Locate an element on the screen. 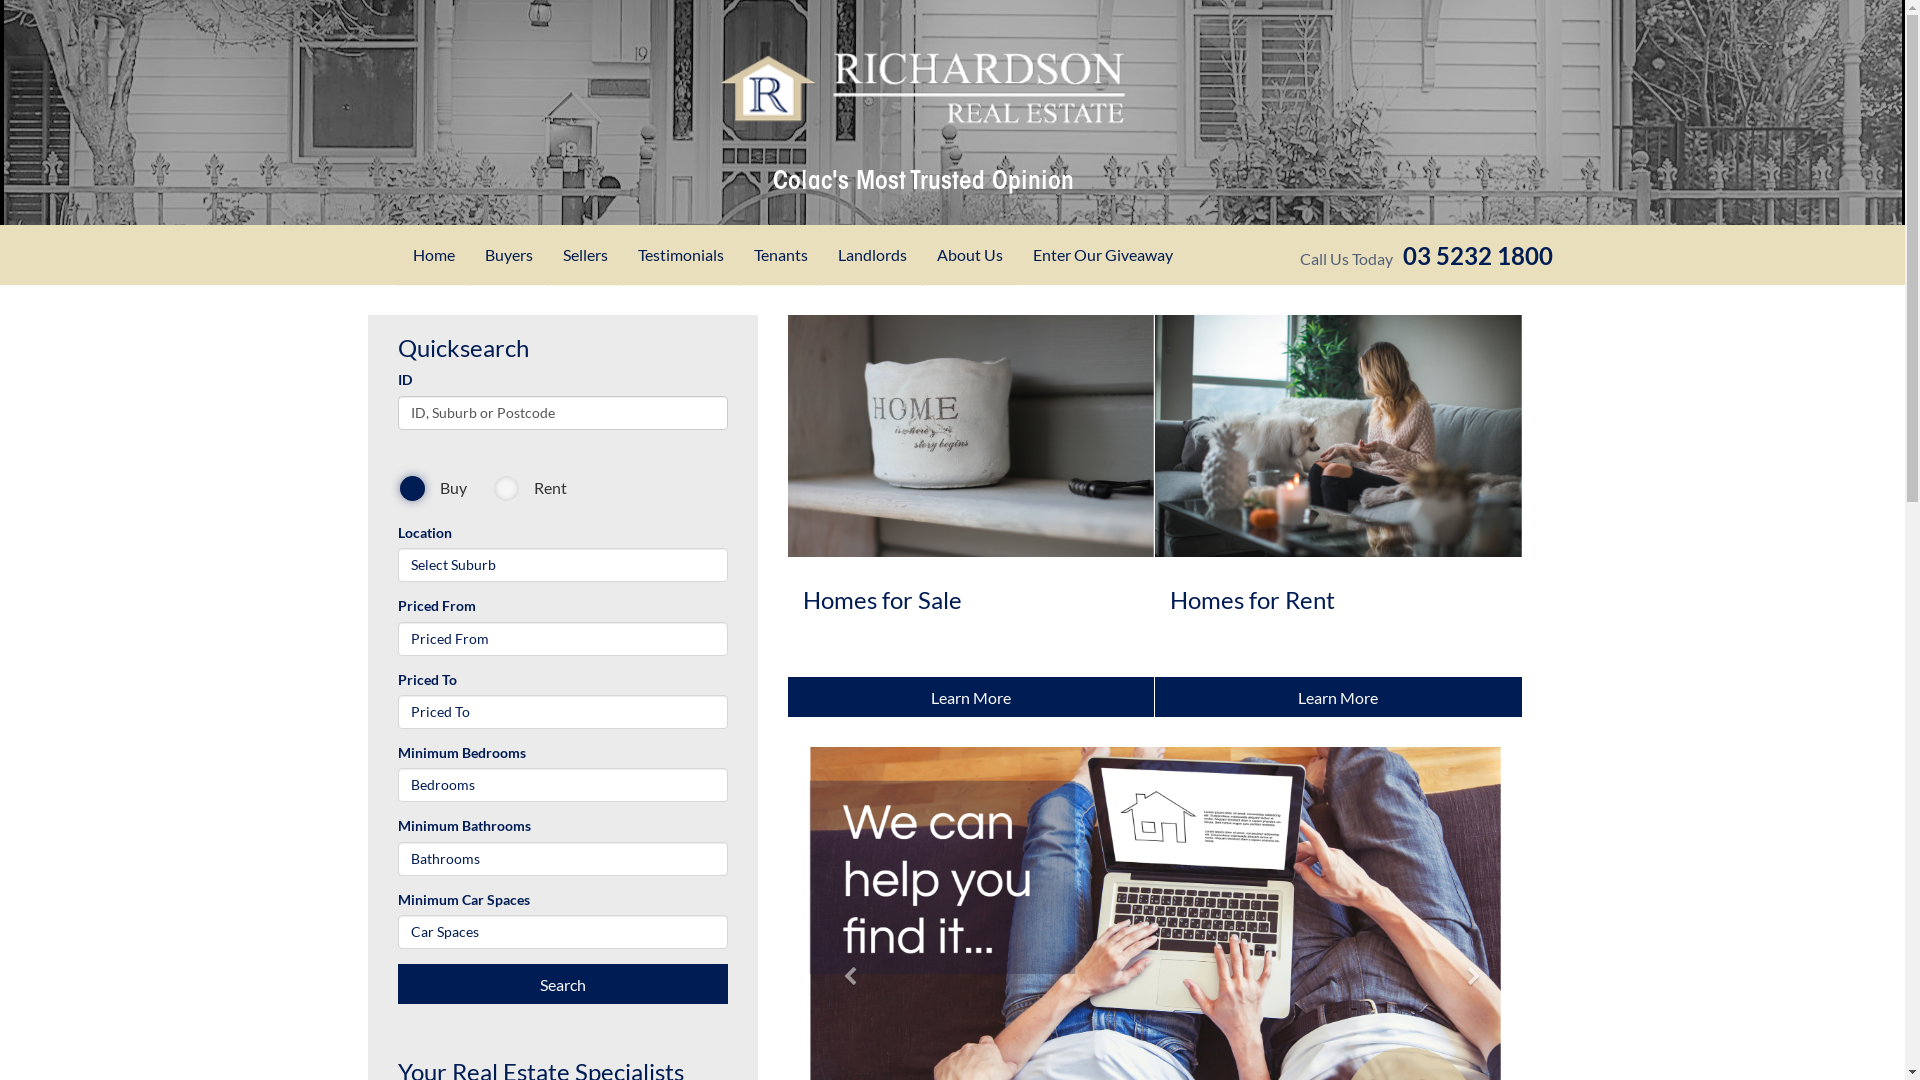  'Home' is located at coordinates (432, 253).